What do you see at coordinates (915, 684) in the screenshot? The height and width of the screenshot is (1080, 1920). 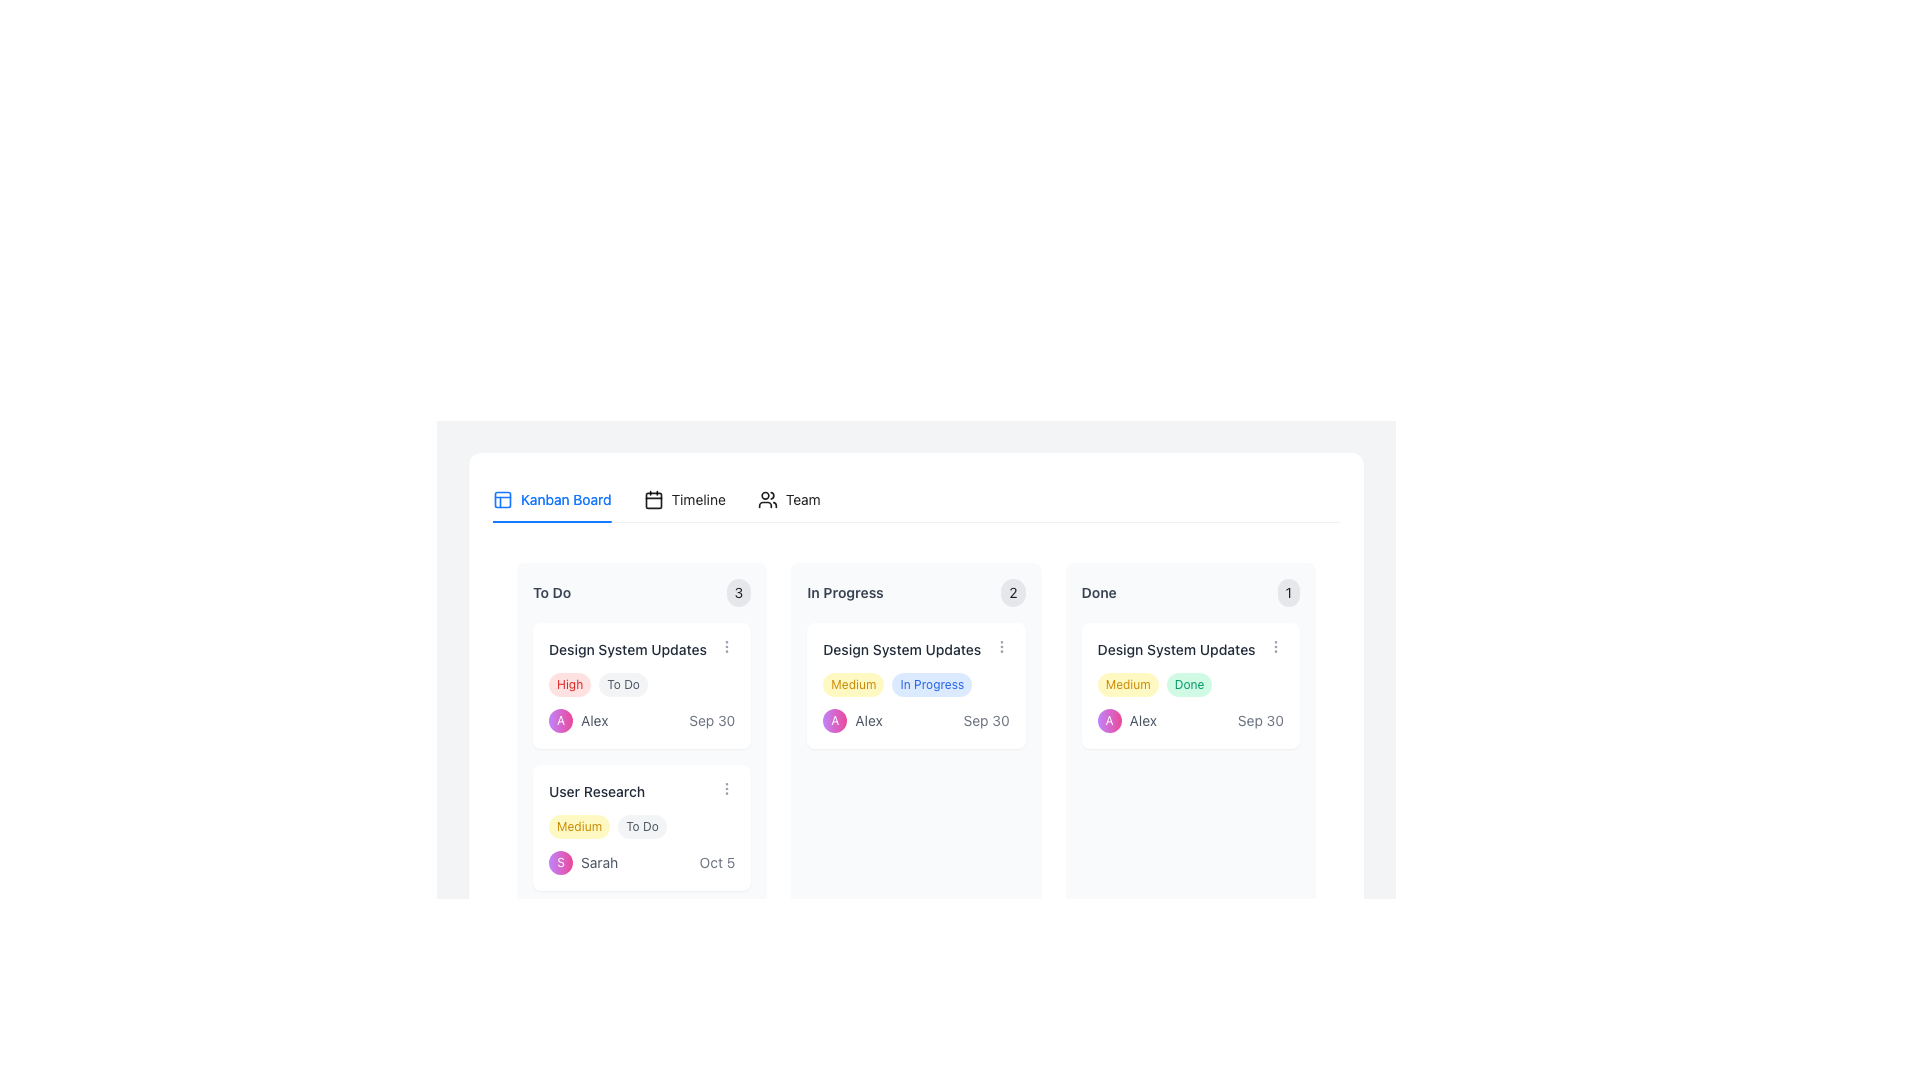 I see `the Label Group displaying the priority and current status of the task 'Design System Updates'` at bounding box center [915, 684].